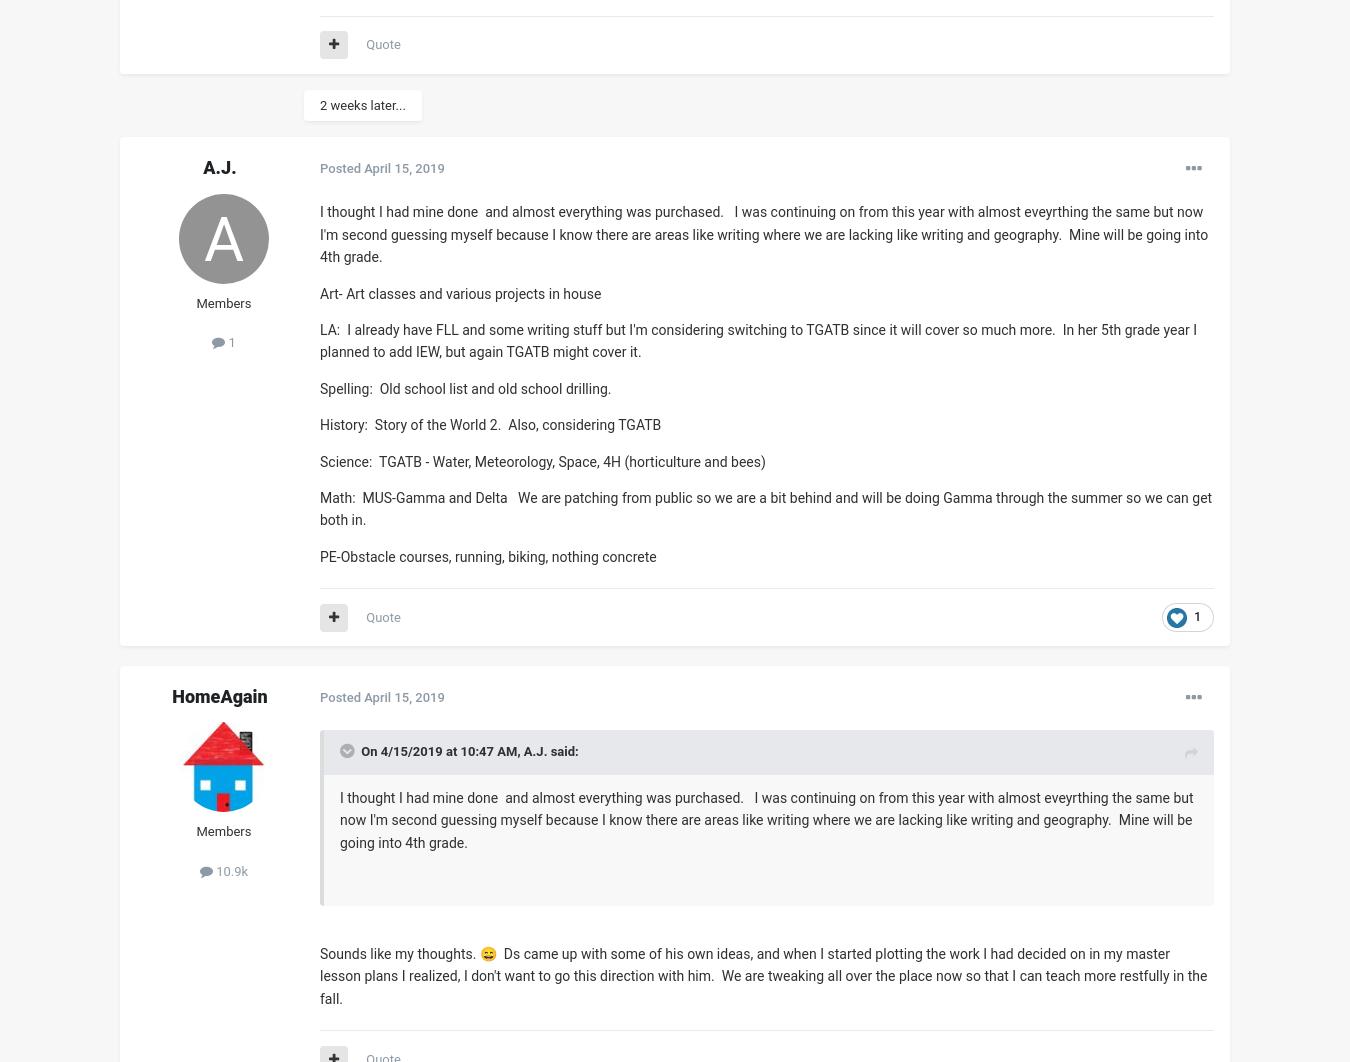  I want to click on 'said:', so click(561, 751).